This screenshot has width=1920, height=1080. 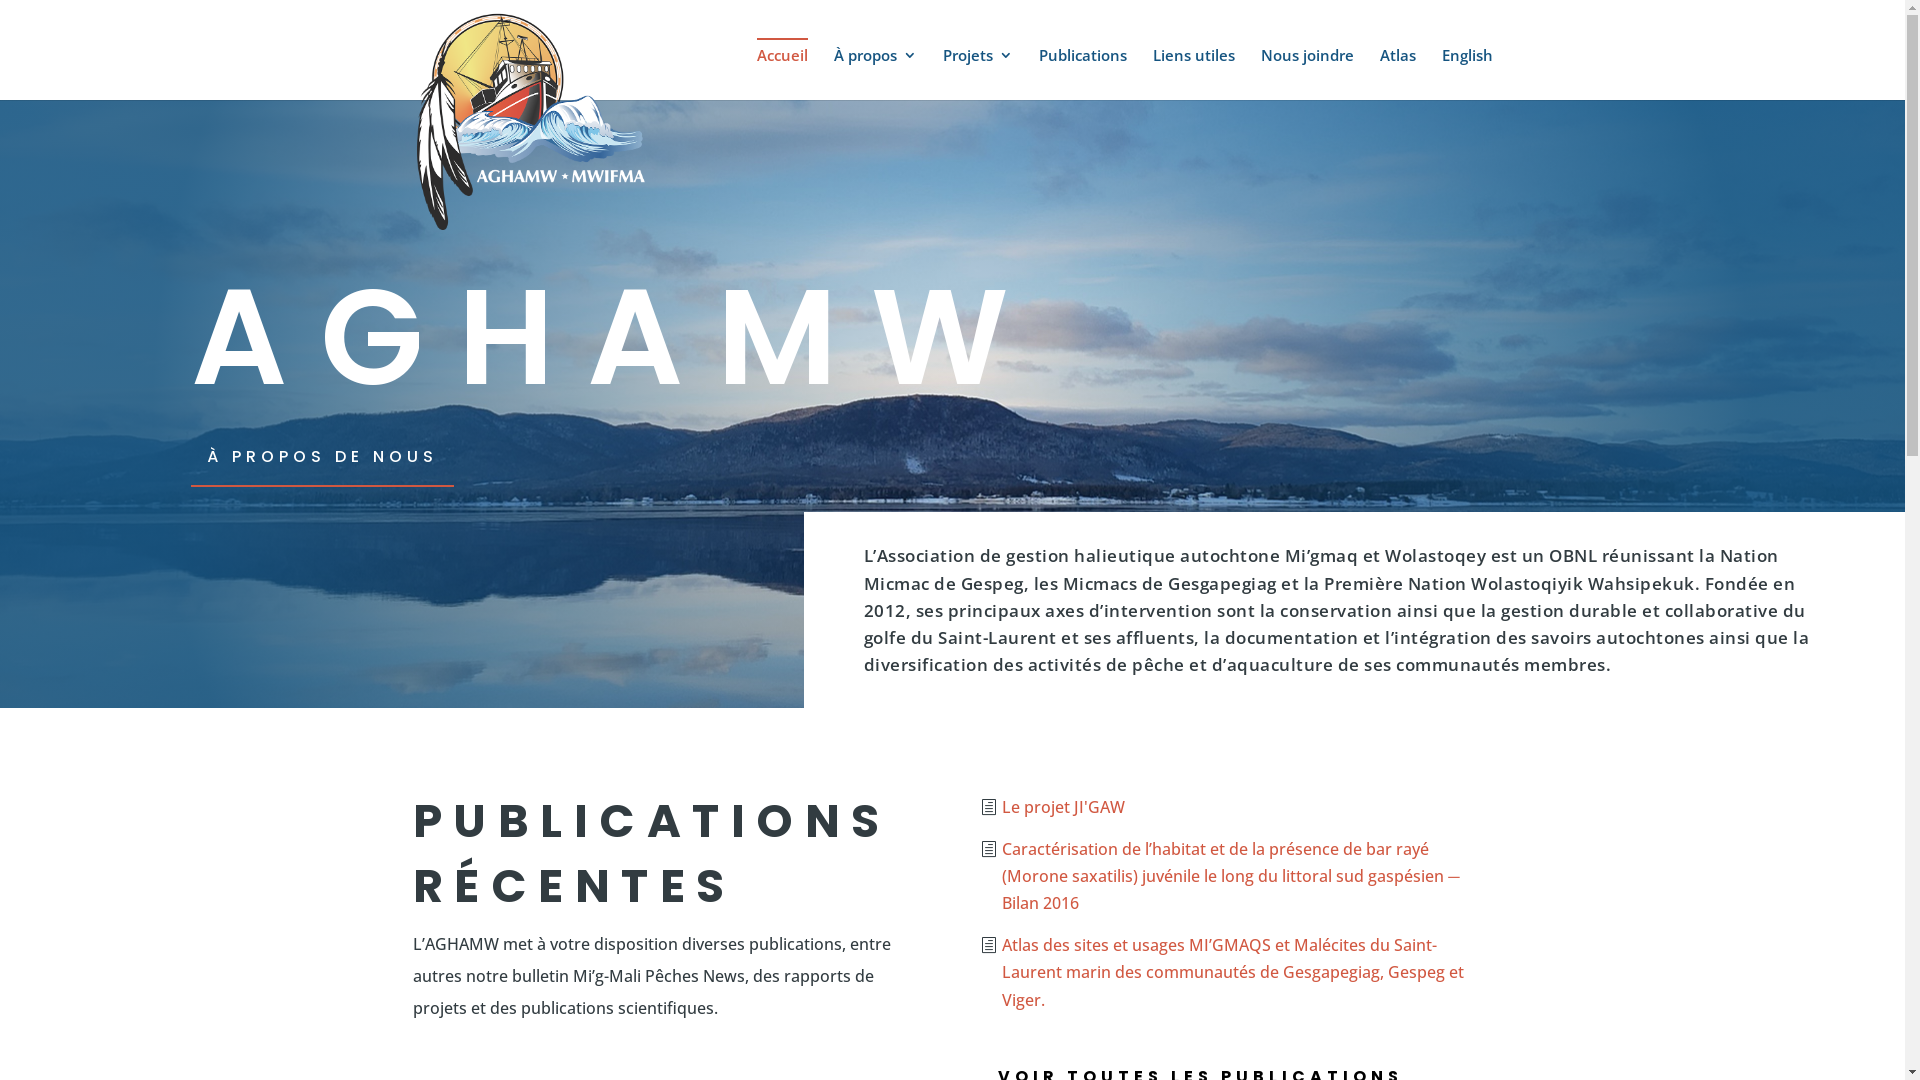 What do you see at coordinates (977, 72) in the screenshot?
I see `'Projets'` at bounding box center [977, 72].